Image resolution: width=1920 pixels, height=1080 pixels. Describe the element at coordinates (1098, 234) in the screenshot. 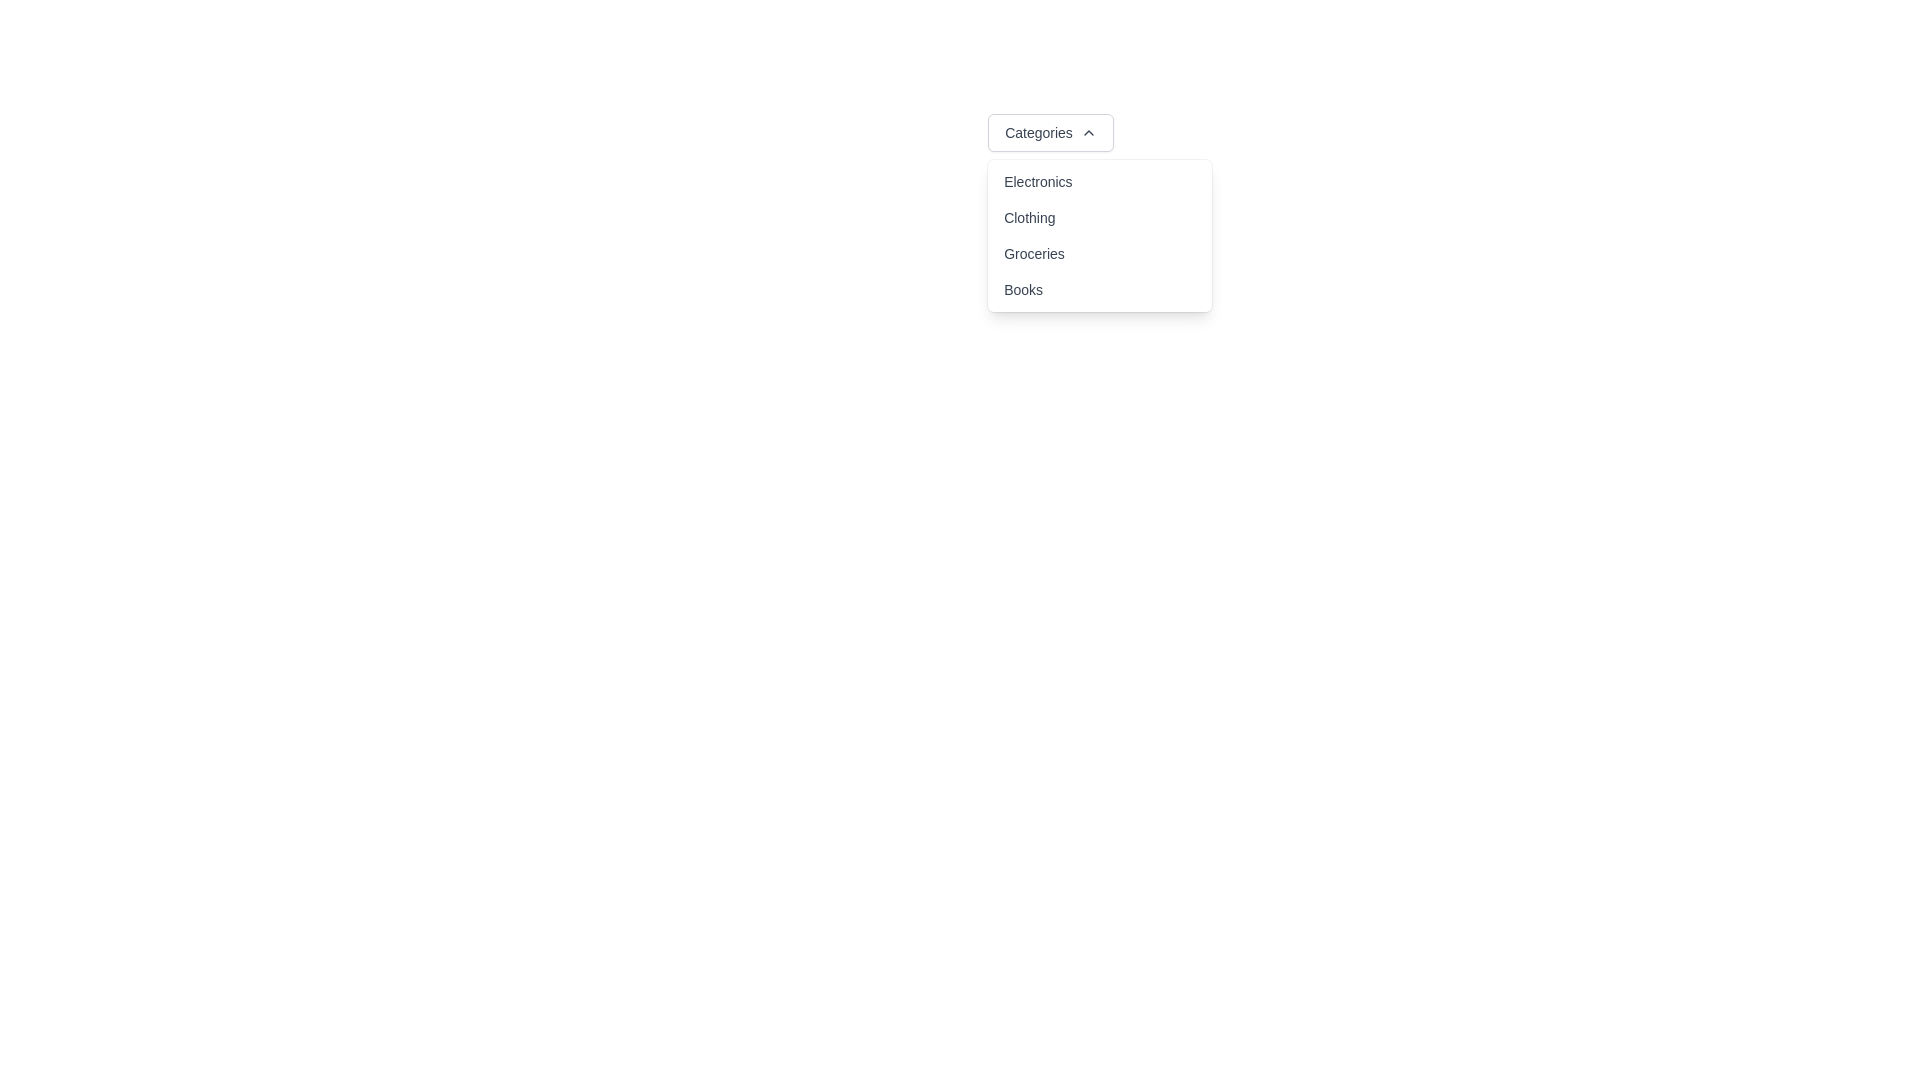

I see `the third option in the dropdown menu triggered by the 'Categories' button, which is located in the middle right portion of the menu` at that location.